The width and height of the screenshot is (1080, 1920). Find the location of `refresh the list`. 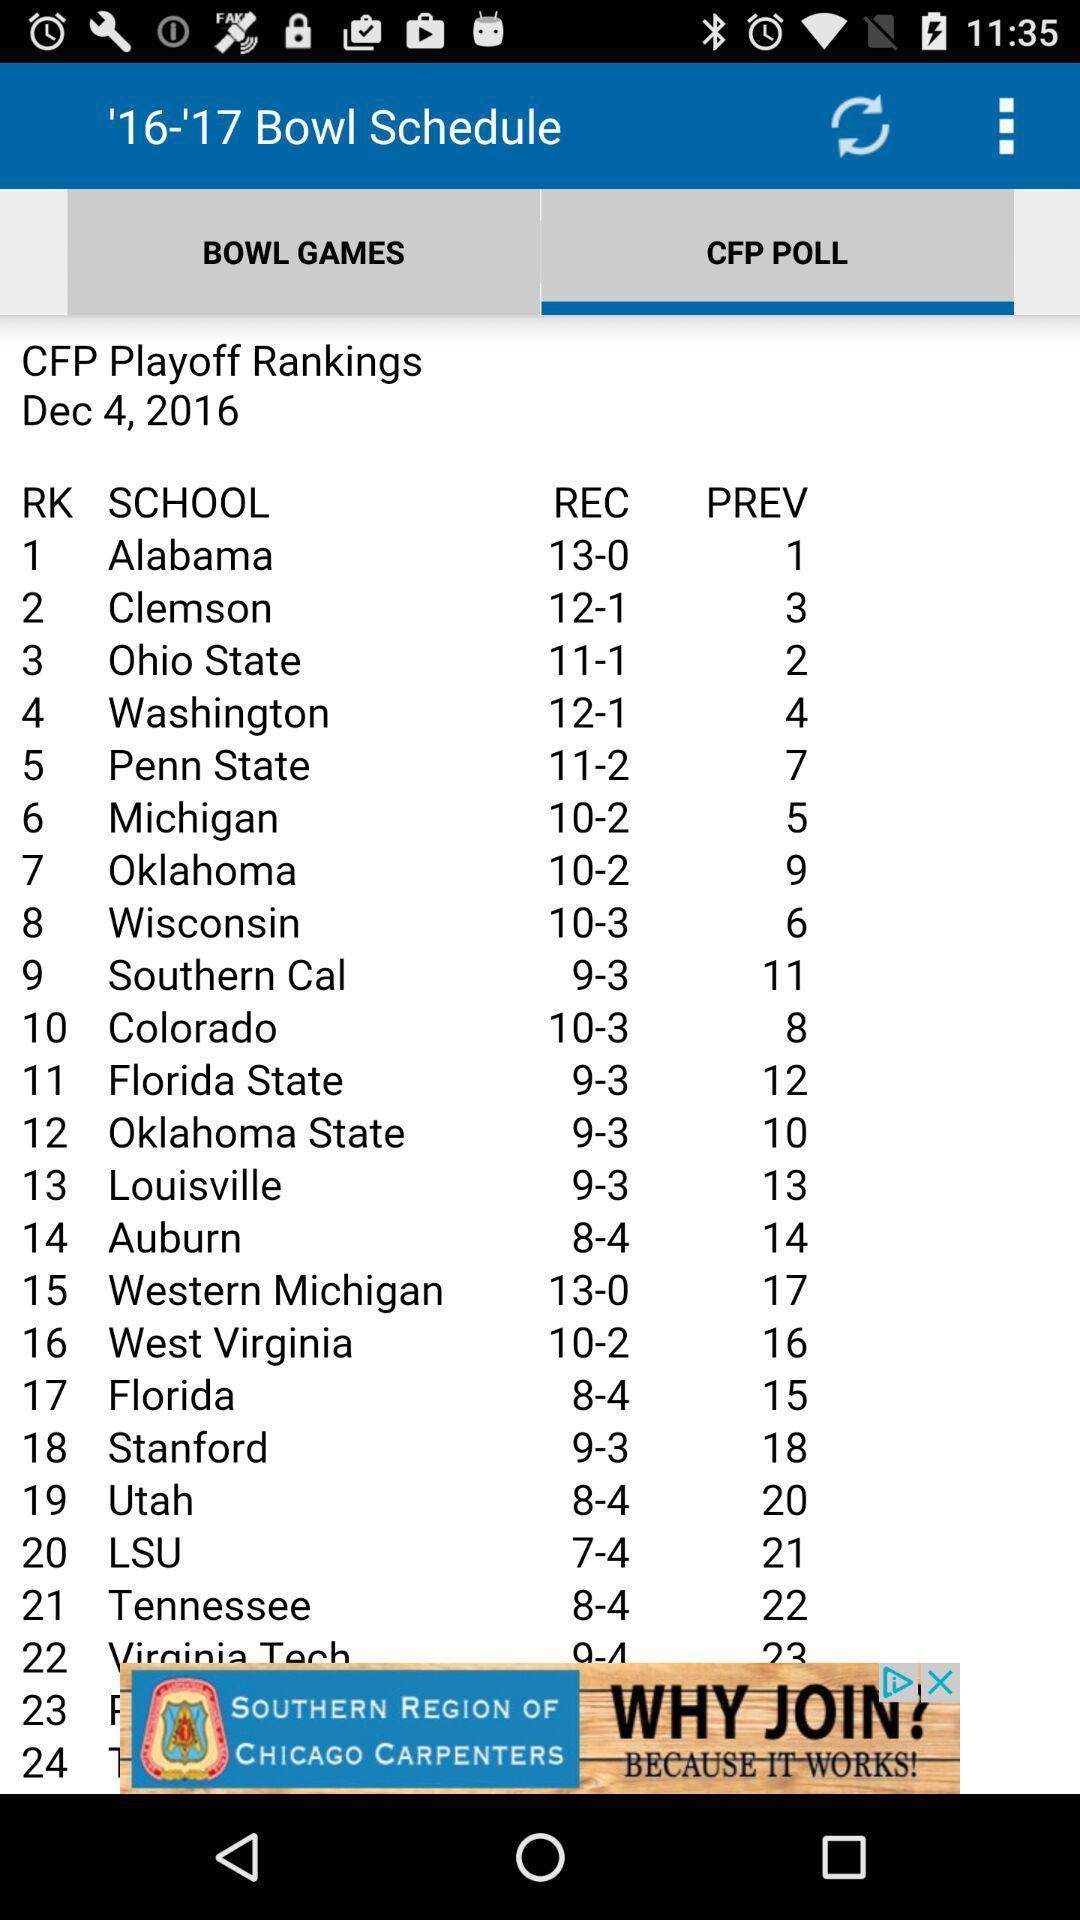

refresh the list is located at coordinates (858, 124).